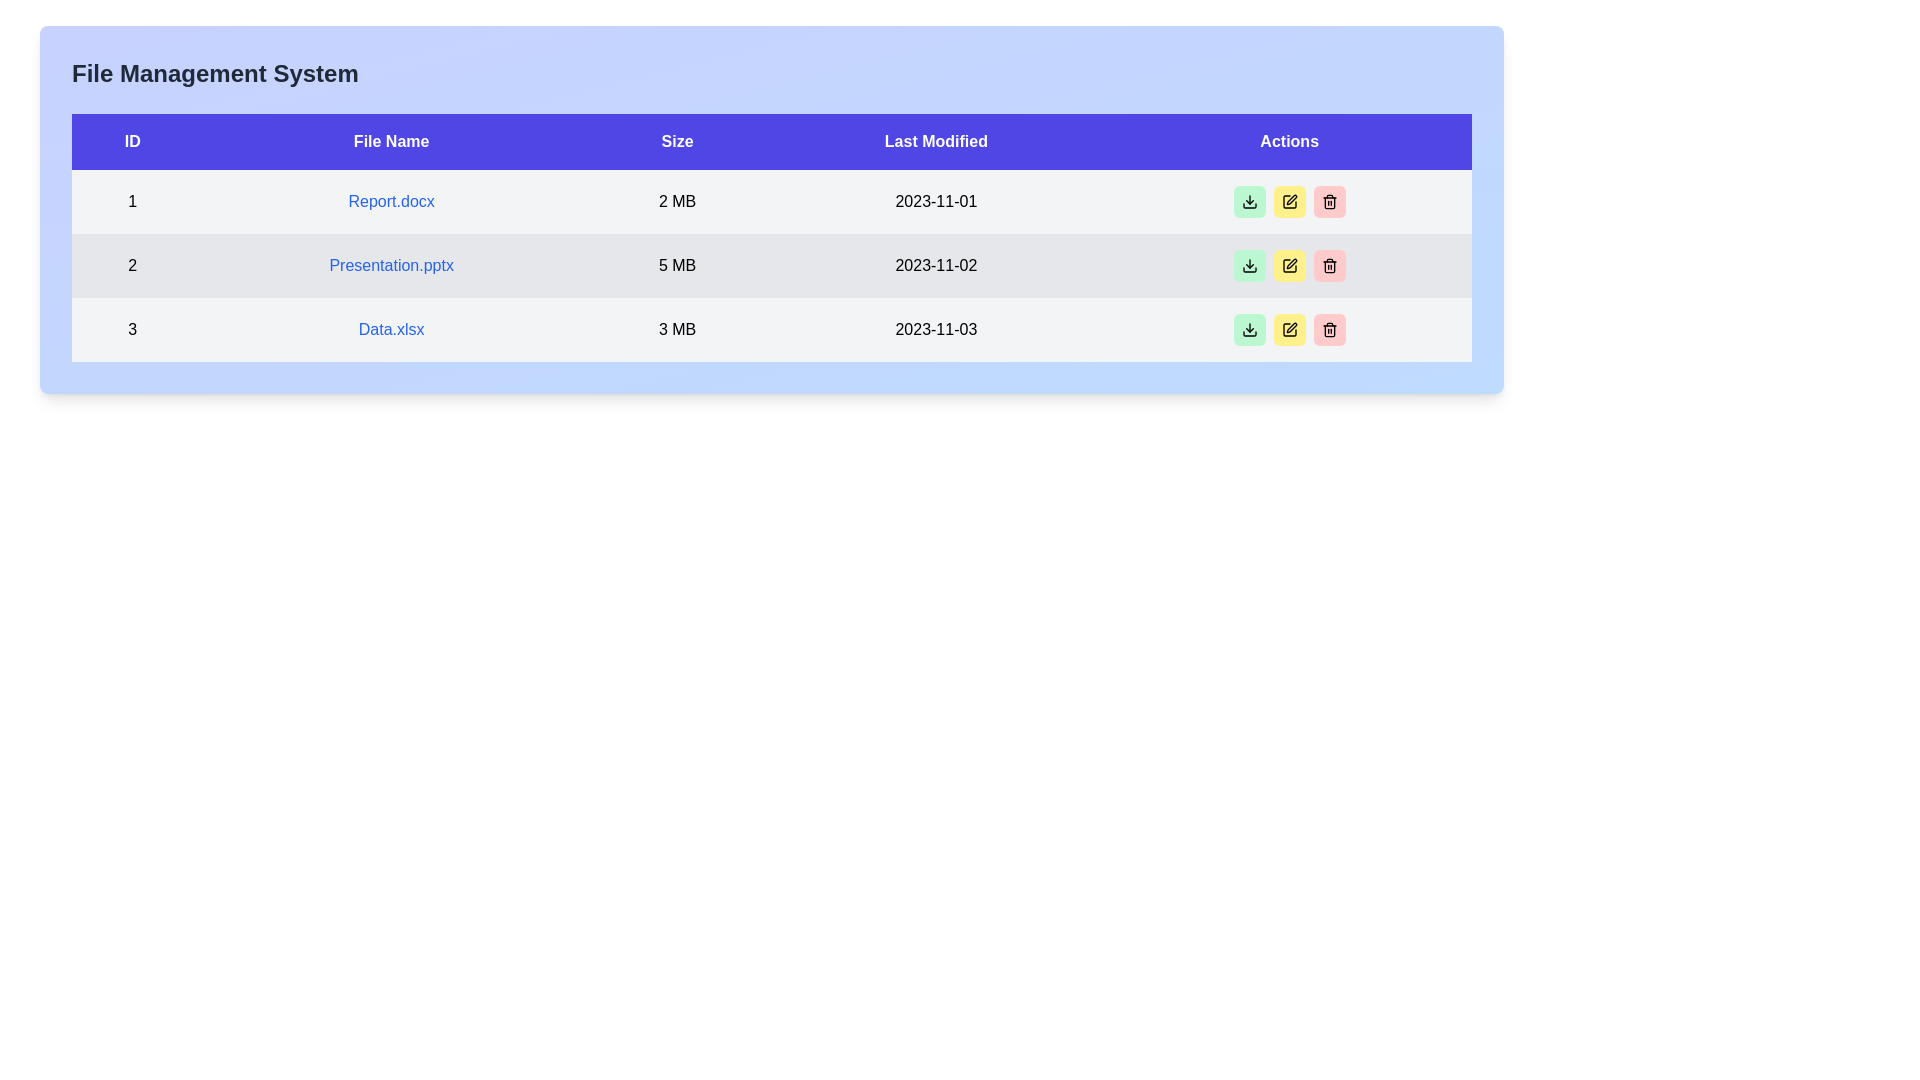 This screenshot has height=1080, width=1920. I want to click on the 'File Name' table header, which is a bold sans-serif text label on a solid blue background, positioned between the 'ID' and 'Size' columns in the table, so click(391, 141).